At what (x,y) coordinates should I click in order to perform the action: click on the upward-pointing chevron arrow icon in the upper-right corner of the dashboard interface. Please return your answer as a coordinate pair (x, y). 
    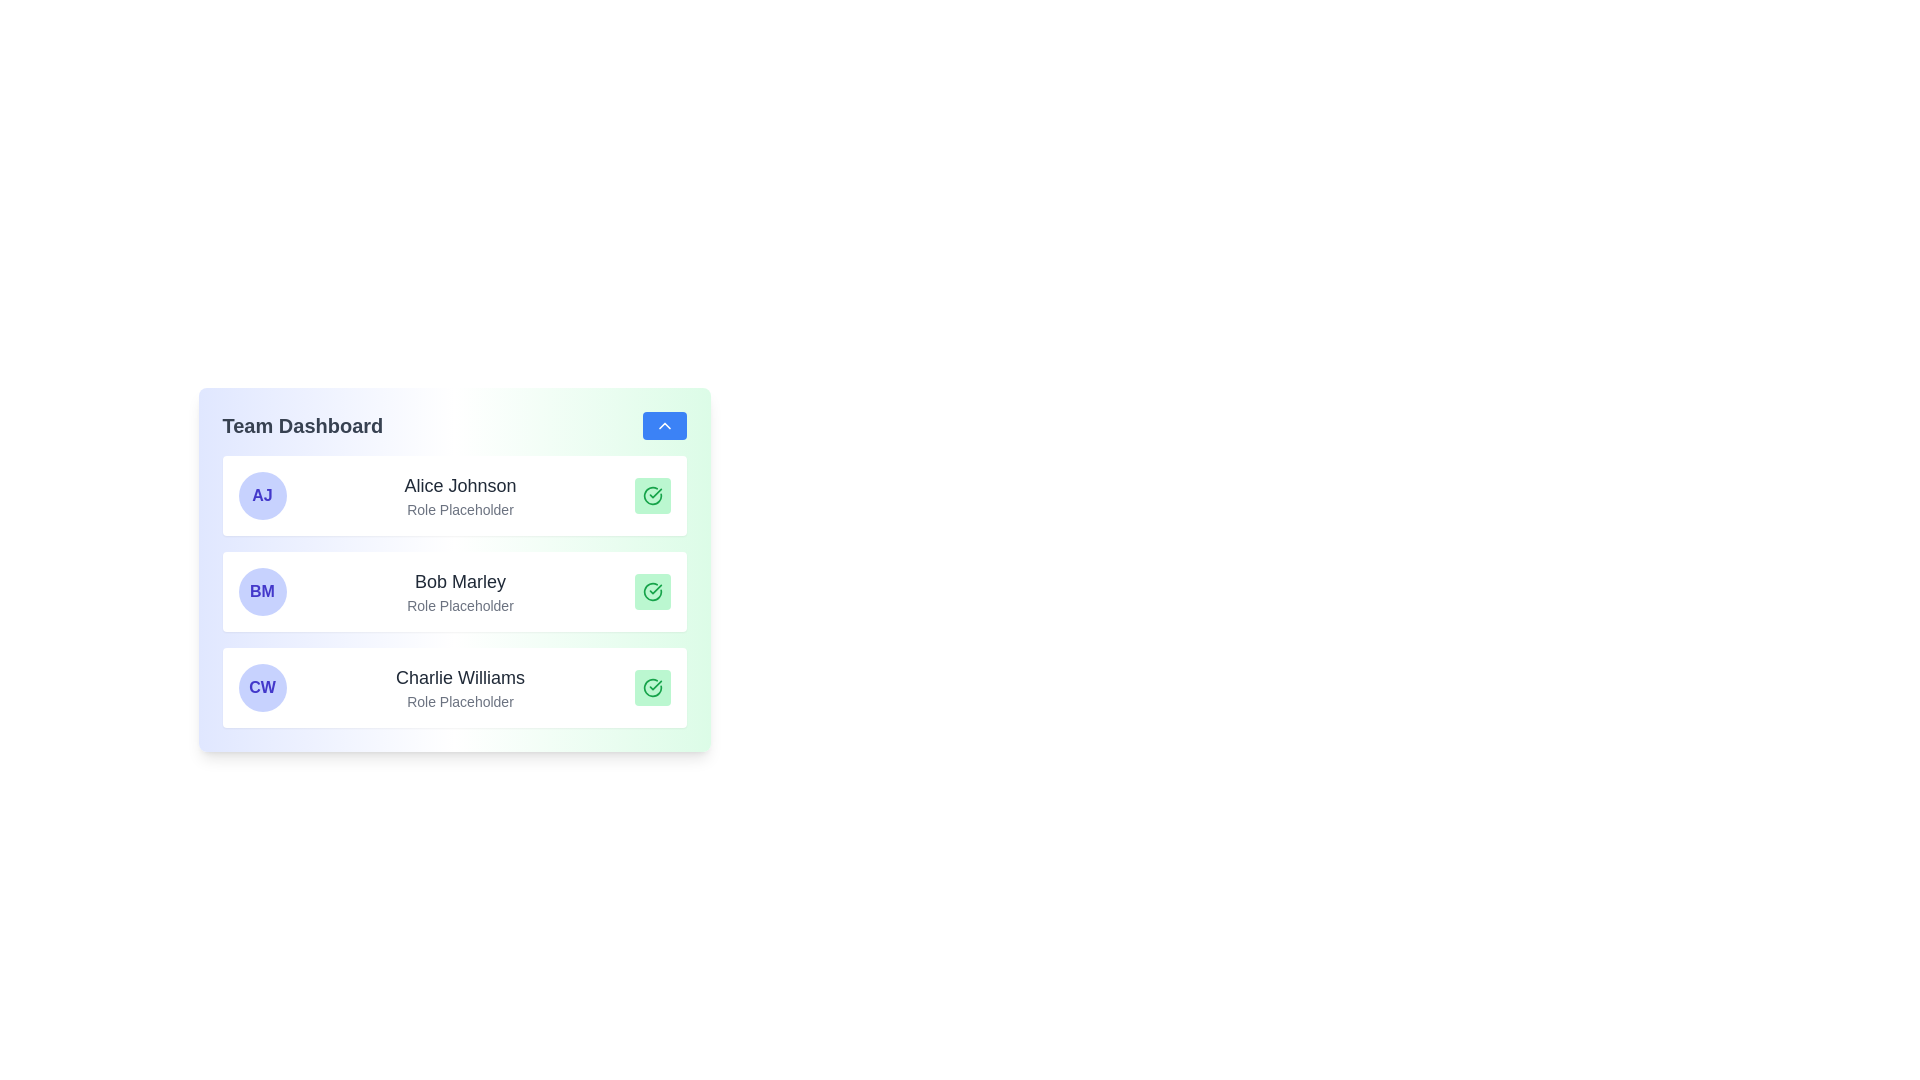
    Looking at the image, I should click on (664, 424).